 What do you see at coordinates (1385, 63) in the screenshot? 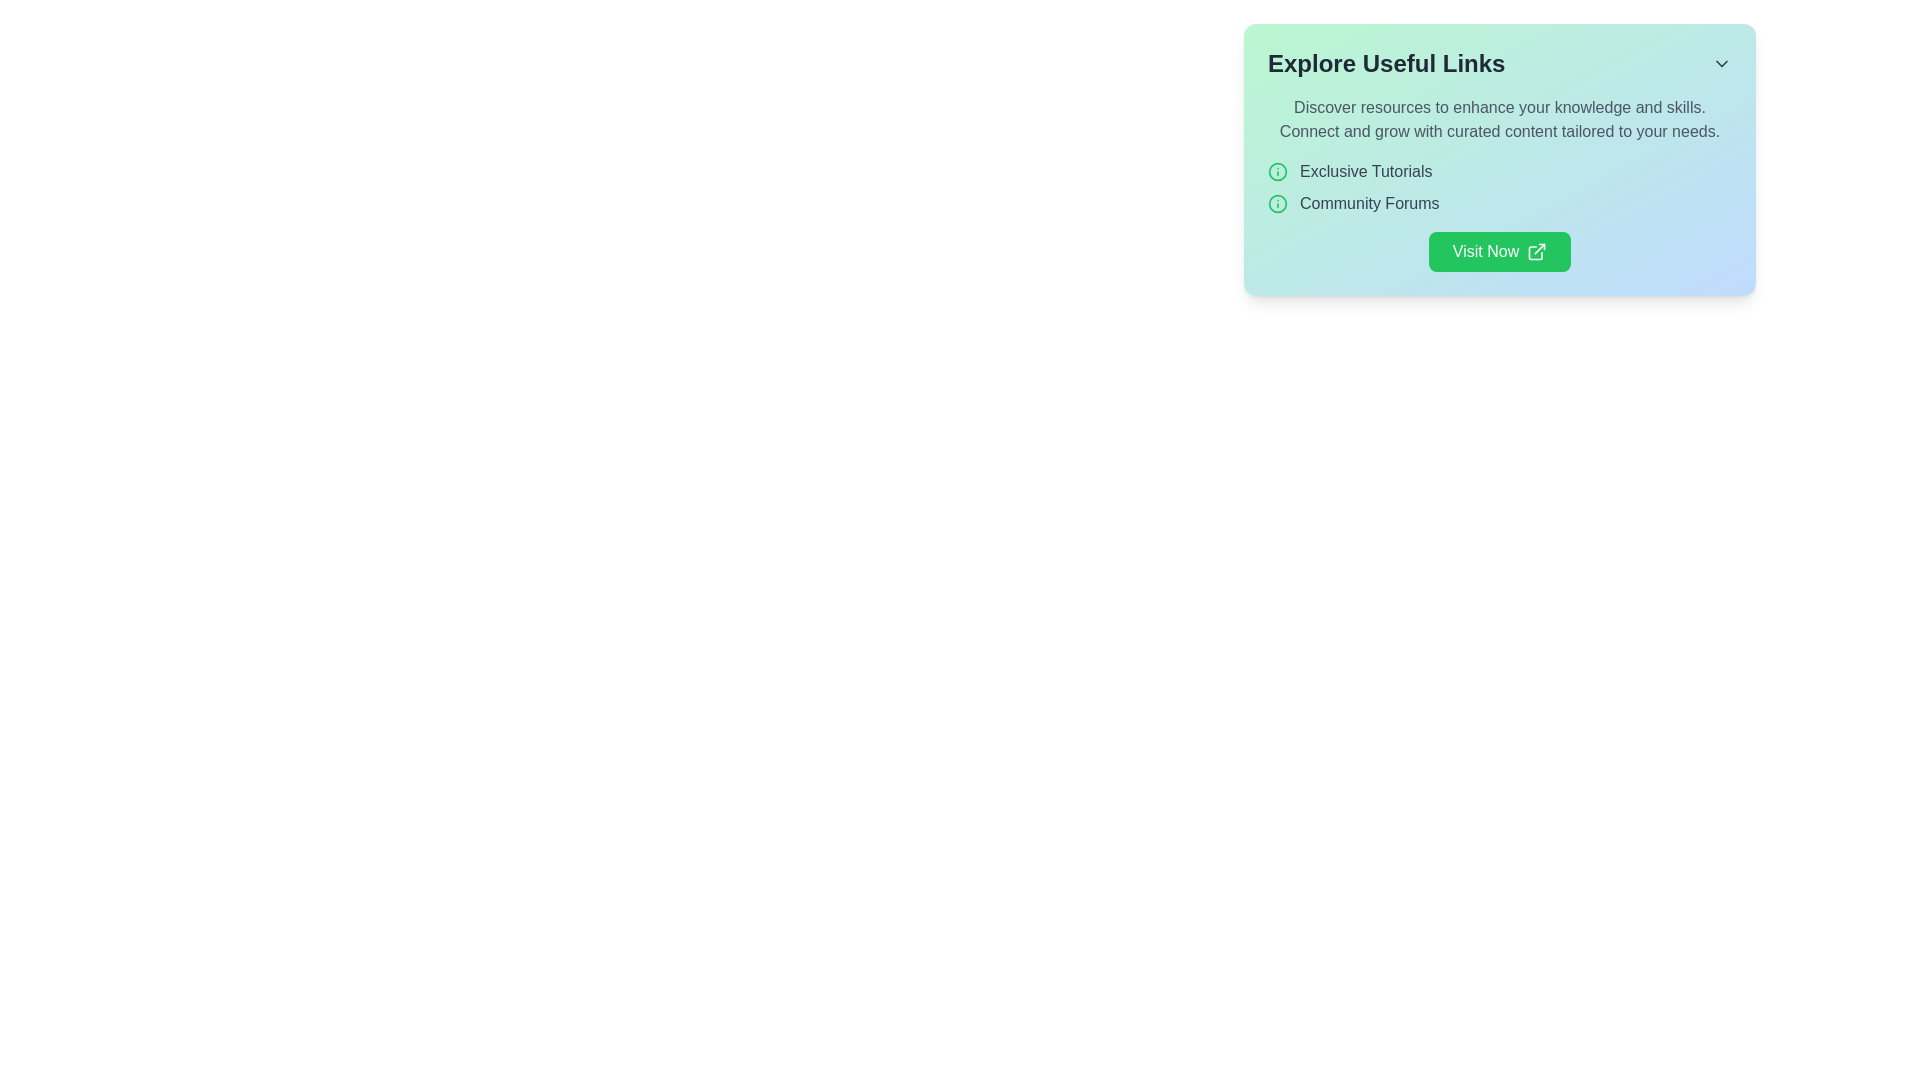
I see `the Text Label displaying 'Explore Useful Links', which is a bold header positioned at the top-left corner of its card interface` at bounding box center [1385, 63].